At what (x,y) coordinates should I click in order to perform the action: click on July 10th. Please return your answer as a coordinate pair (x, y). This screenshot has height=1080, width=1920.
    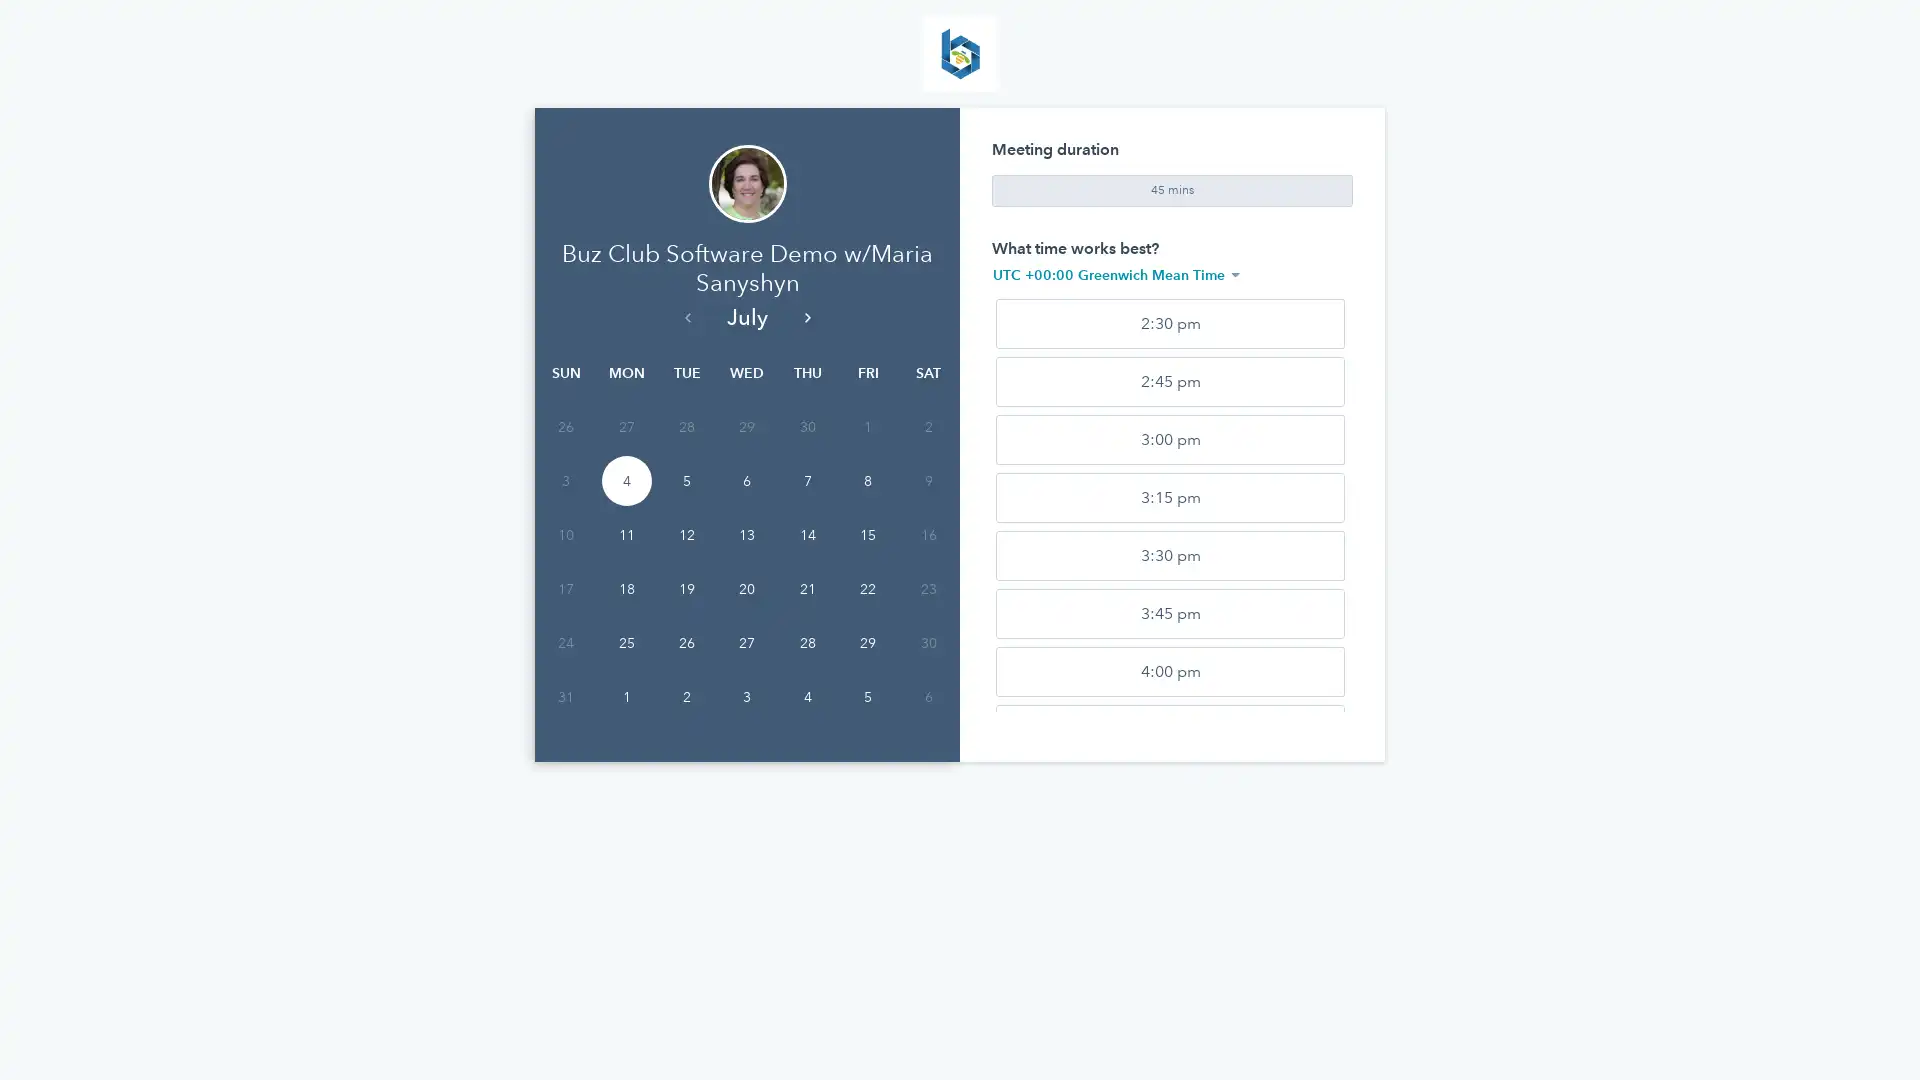
    Looking at the image, I should click on (565, 534).